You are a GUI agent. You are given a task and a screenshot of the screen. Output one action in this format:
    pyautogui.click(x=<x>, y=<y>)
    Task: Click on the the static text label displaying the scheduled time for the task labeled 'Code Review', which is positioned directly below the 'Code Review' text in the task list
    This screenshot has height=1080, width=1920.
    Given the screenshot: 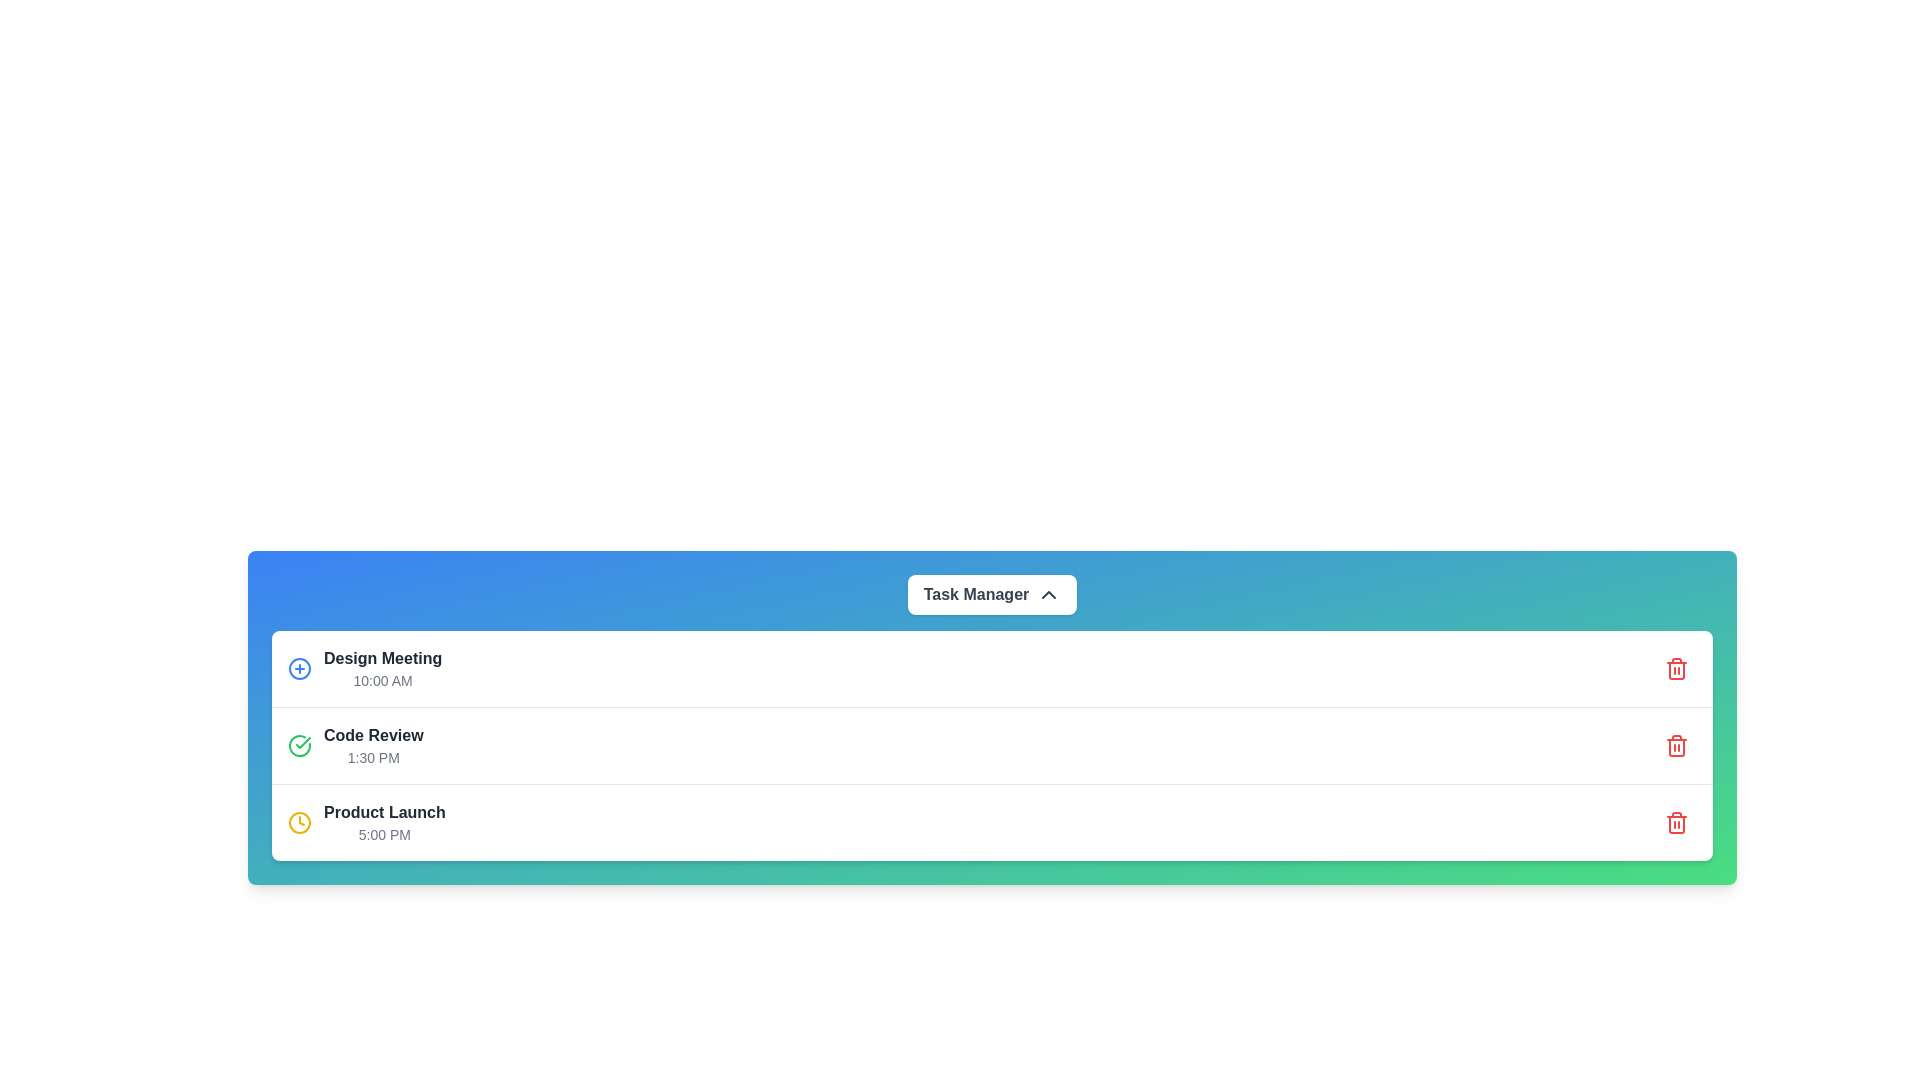 What is the action you would take?
    pyautogui.click(x=373, y=758)
    